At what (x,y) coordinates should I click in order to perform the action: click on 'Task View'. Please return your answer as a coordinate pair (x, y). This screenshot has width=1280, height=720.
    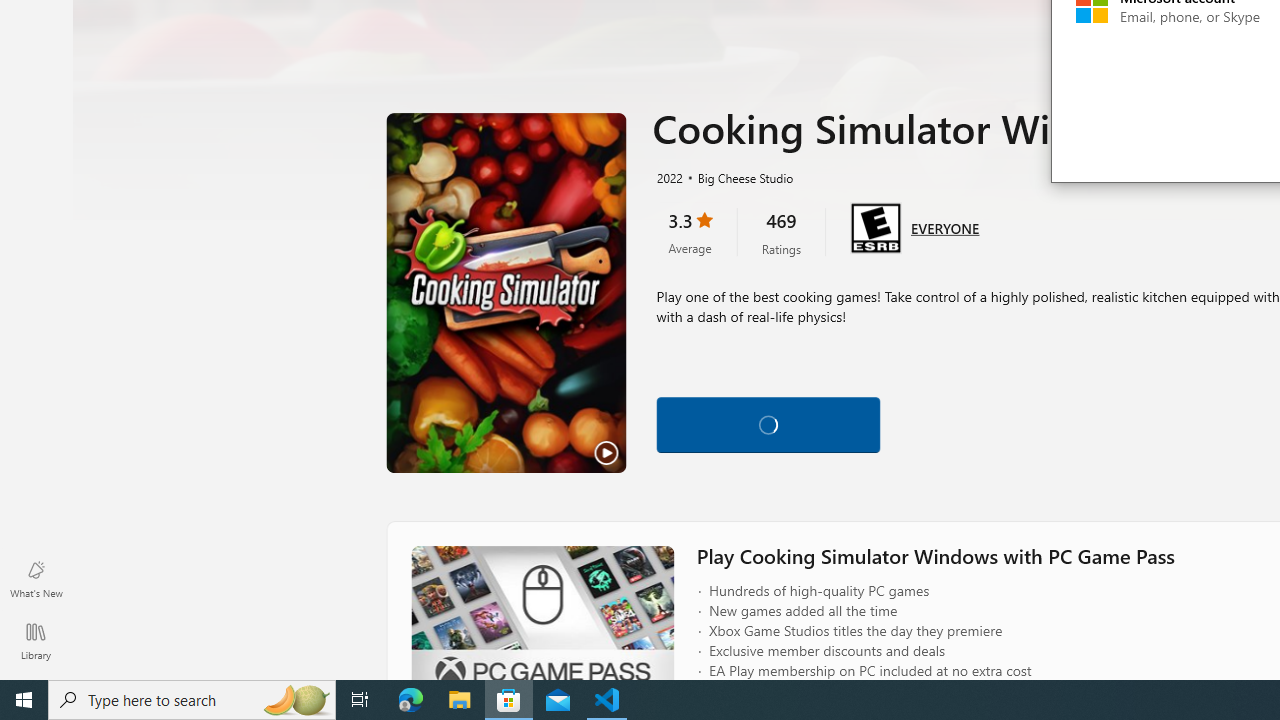
    Looking at the image, I should click on (359, 698).